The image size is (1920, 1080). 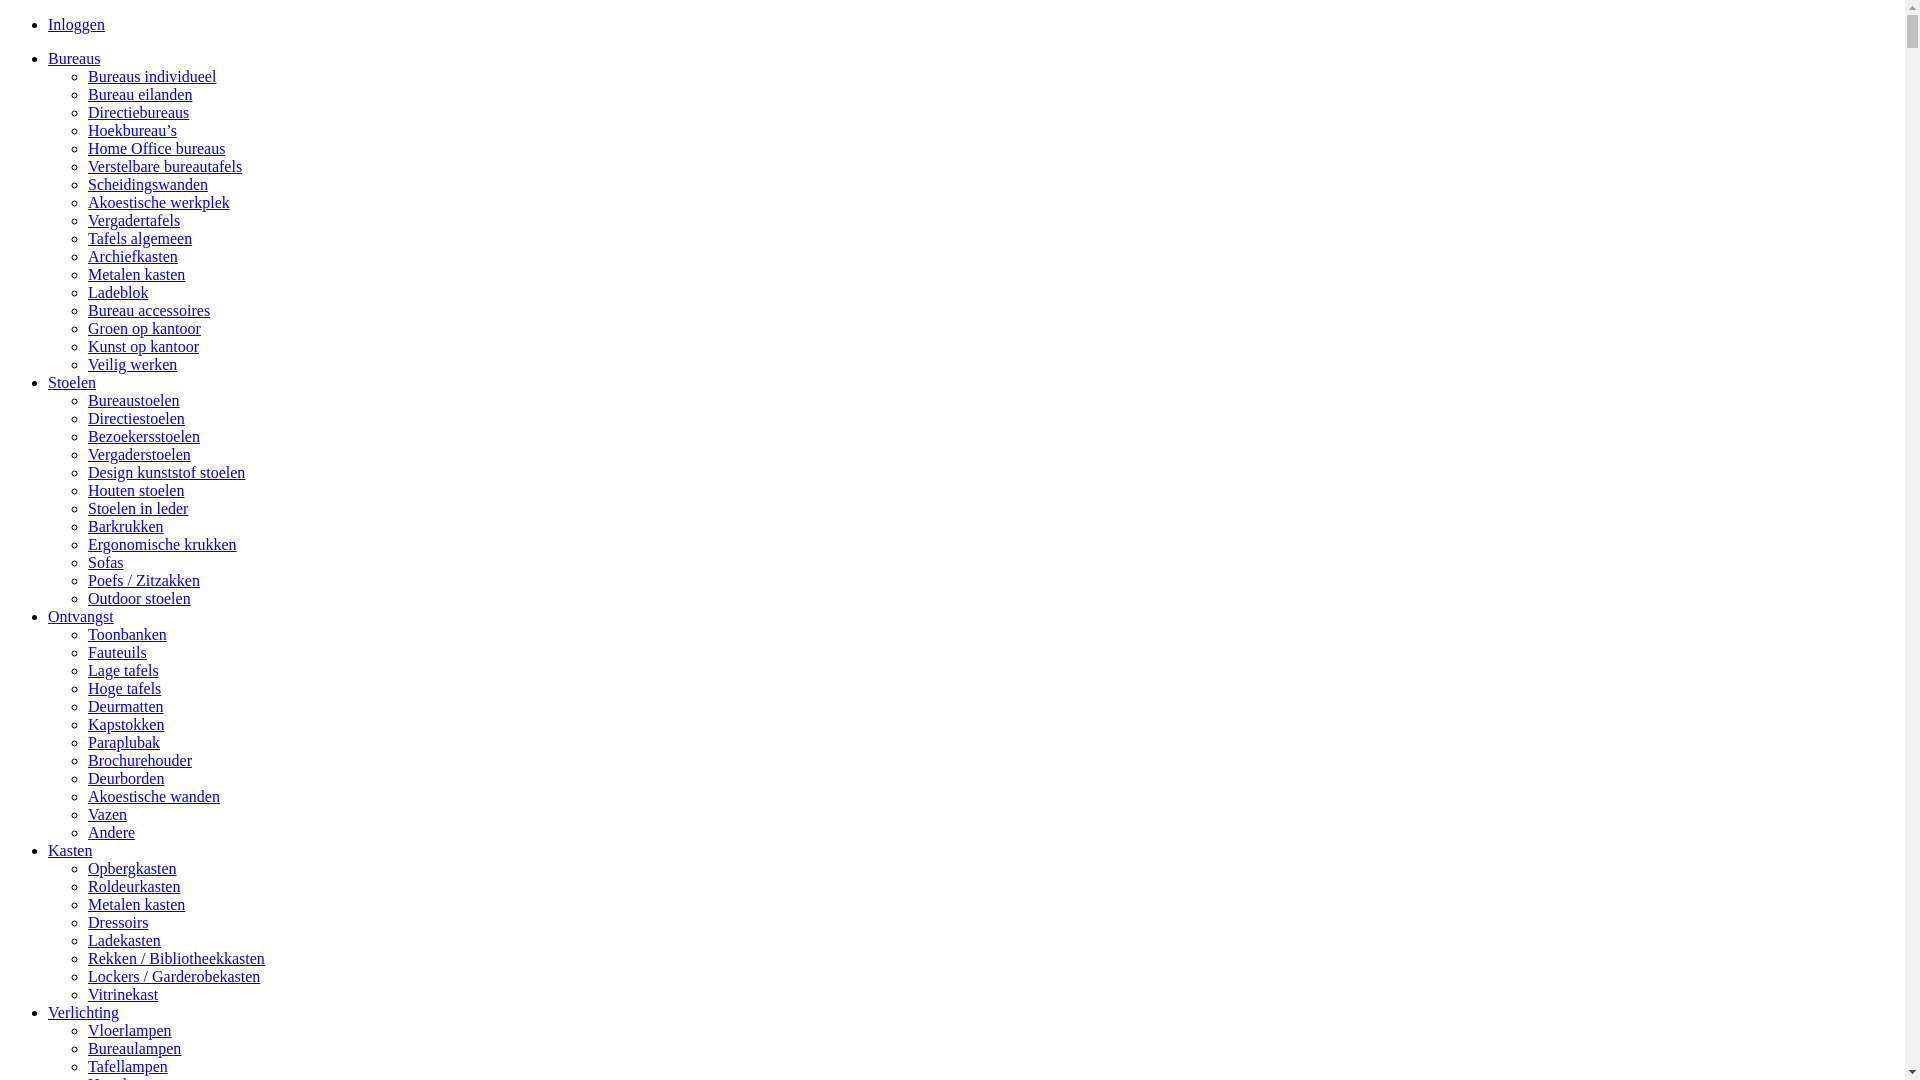 What do you see at coordinates (133, 885) in the screenshot?
I see `'Roldeurkasten'` at bounding box center [133, 885].